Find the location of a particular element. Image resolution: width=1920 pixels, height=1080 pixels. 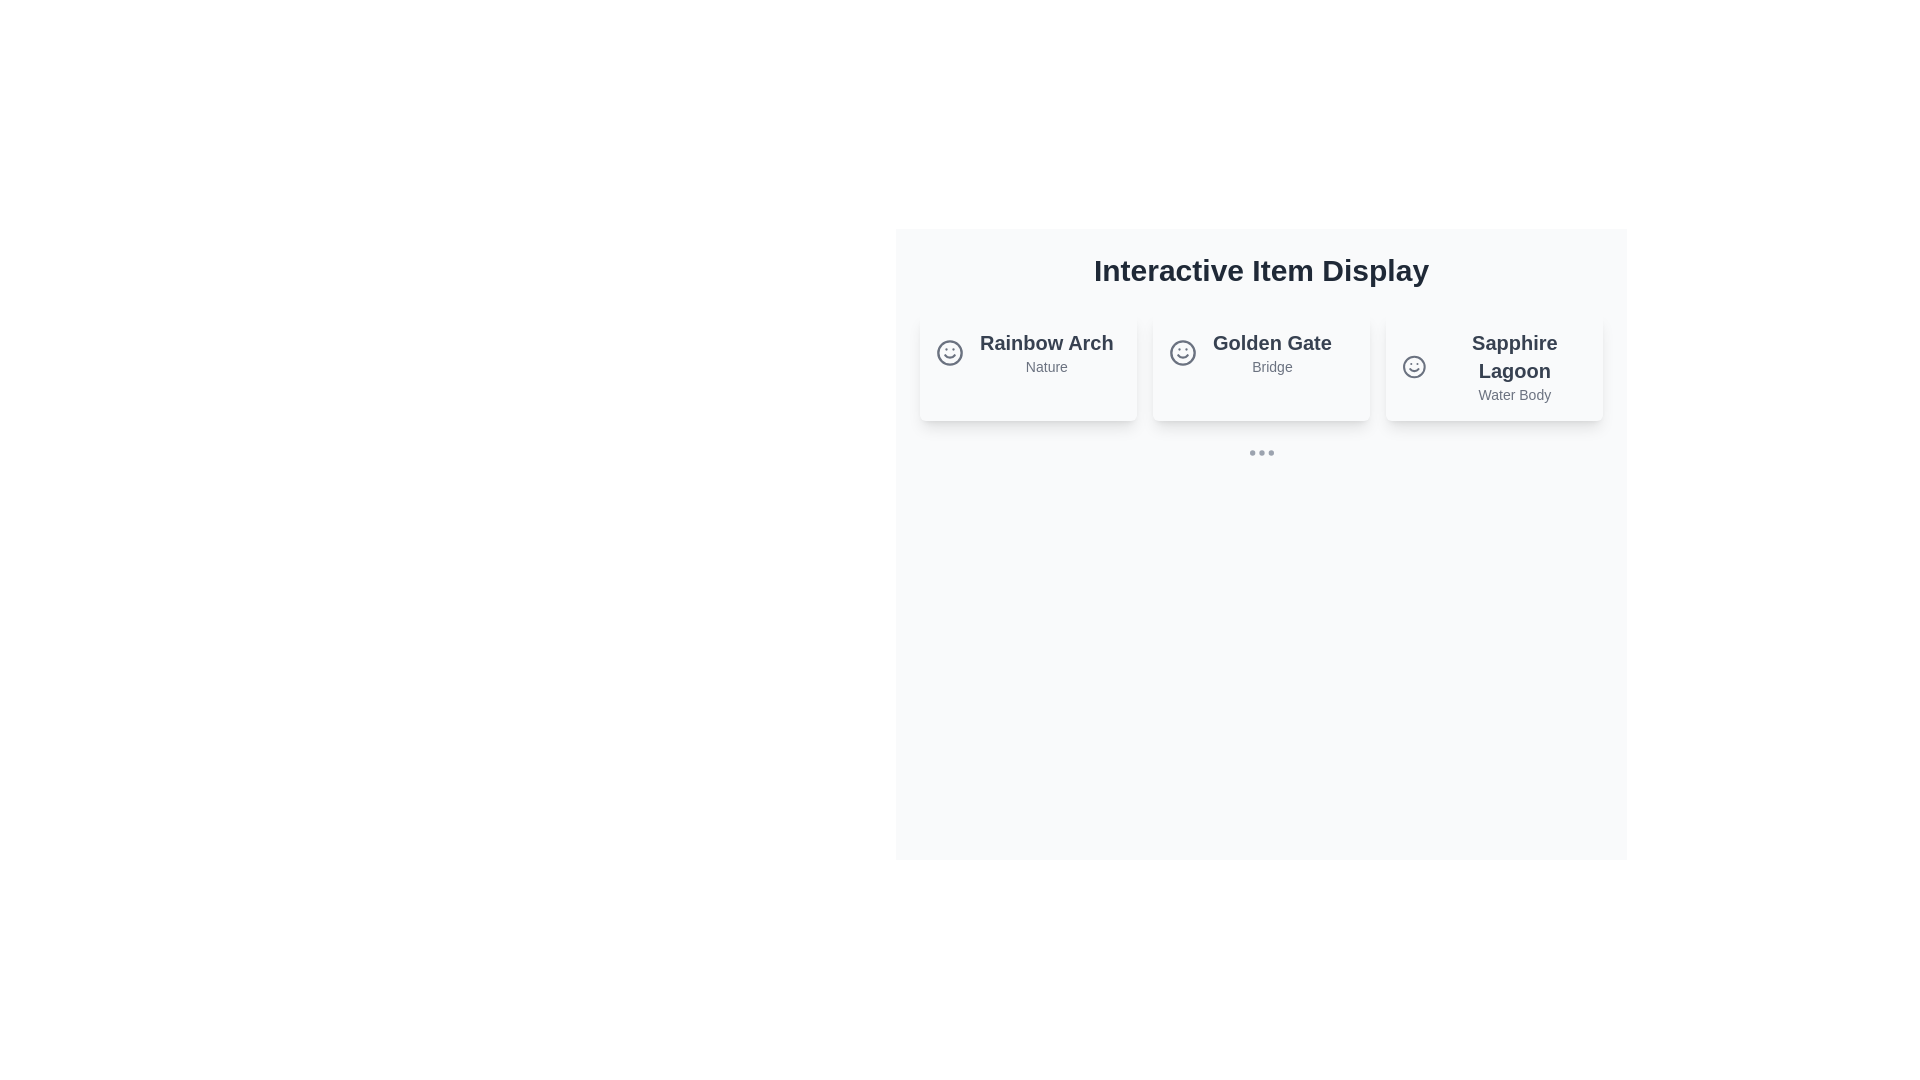

the circular smiling face icon located to the left of the 'Rainbow Arch' text in the first item card of the horizontal list is located at coordinates (949, 352).